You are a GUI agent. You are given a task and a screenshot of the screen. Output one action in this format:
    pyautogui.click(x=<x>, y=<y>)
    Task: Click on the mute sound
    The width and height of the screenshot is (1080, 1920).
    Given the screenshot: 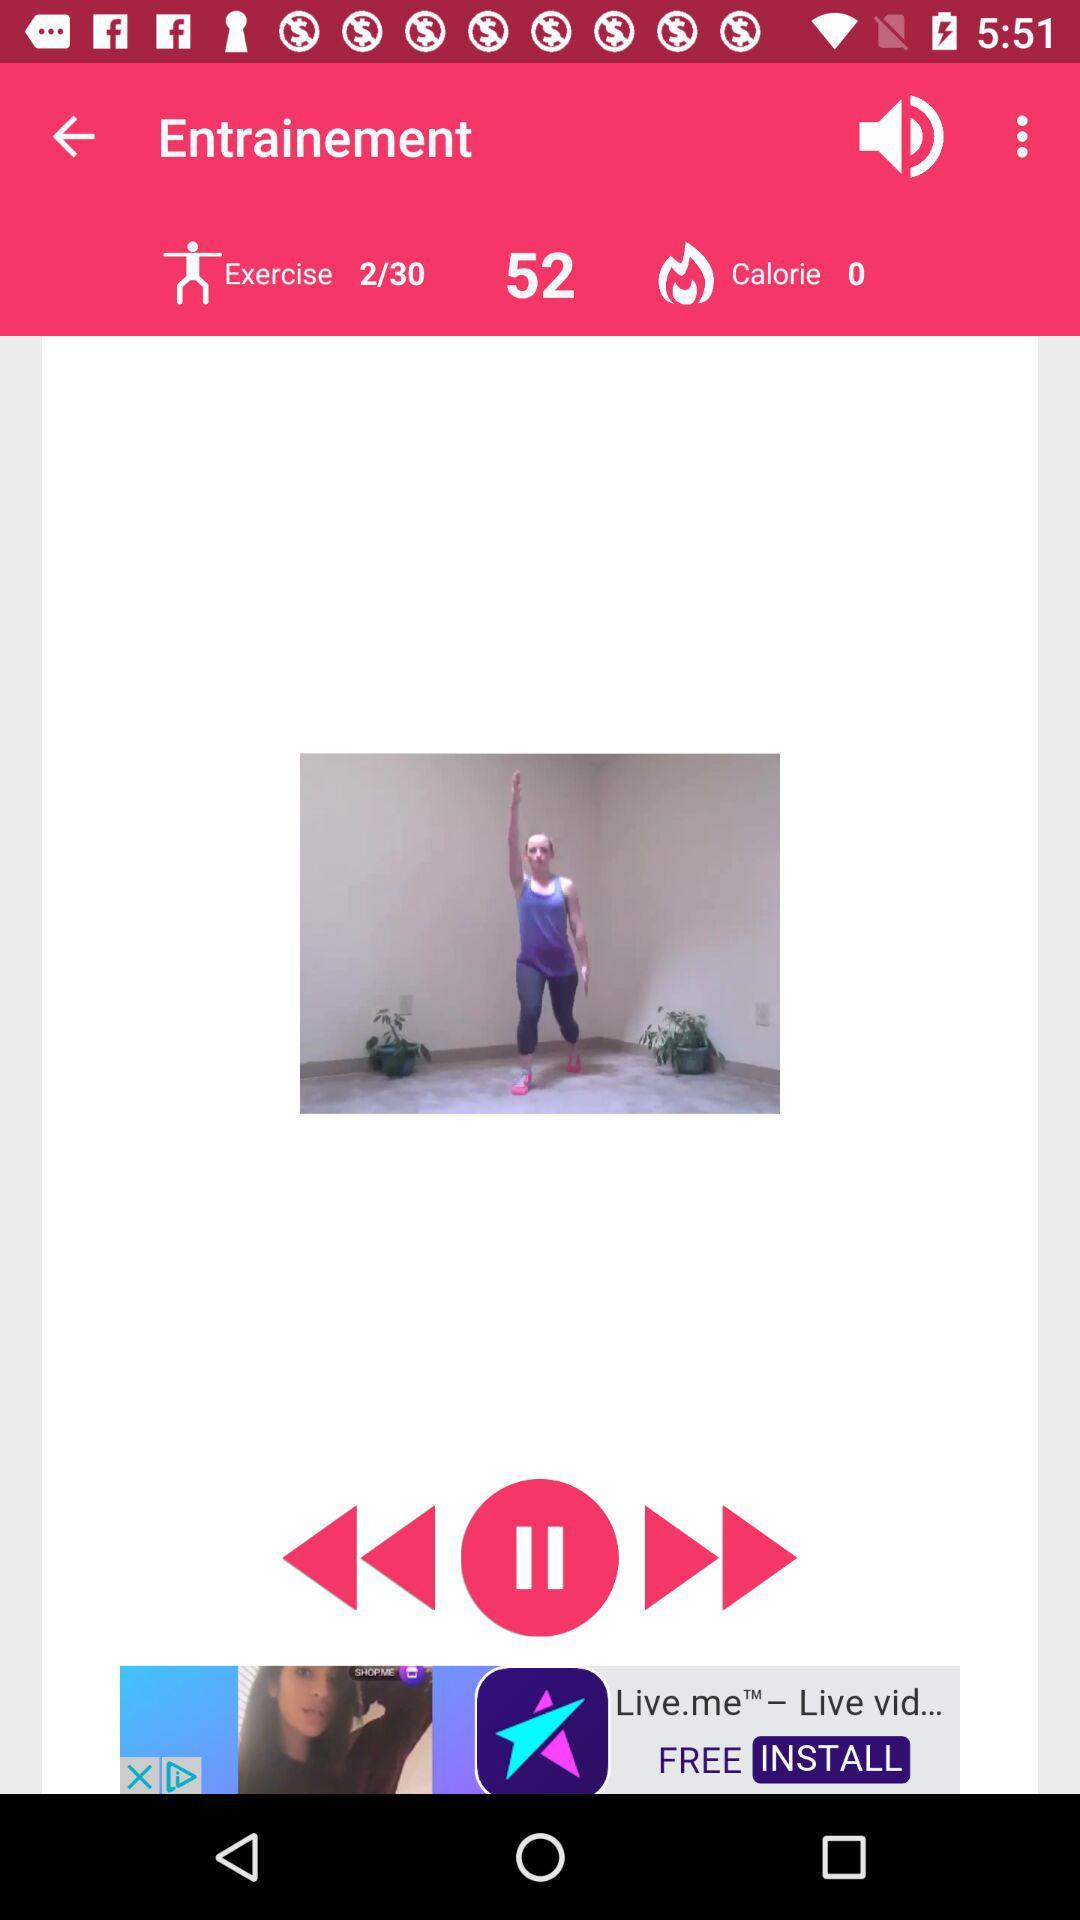 What is the action you would take?
    pyautogui.click(x=901, y=135)
    